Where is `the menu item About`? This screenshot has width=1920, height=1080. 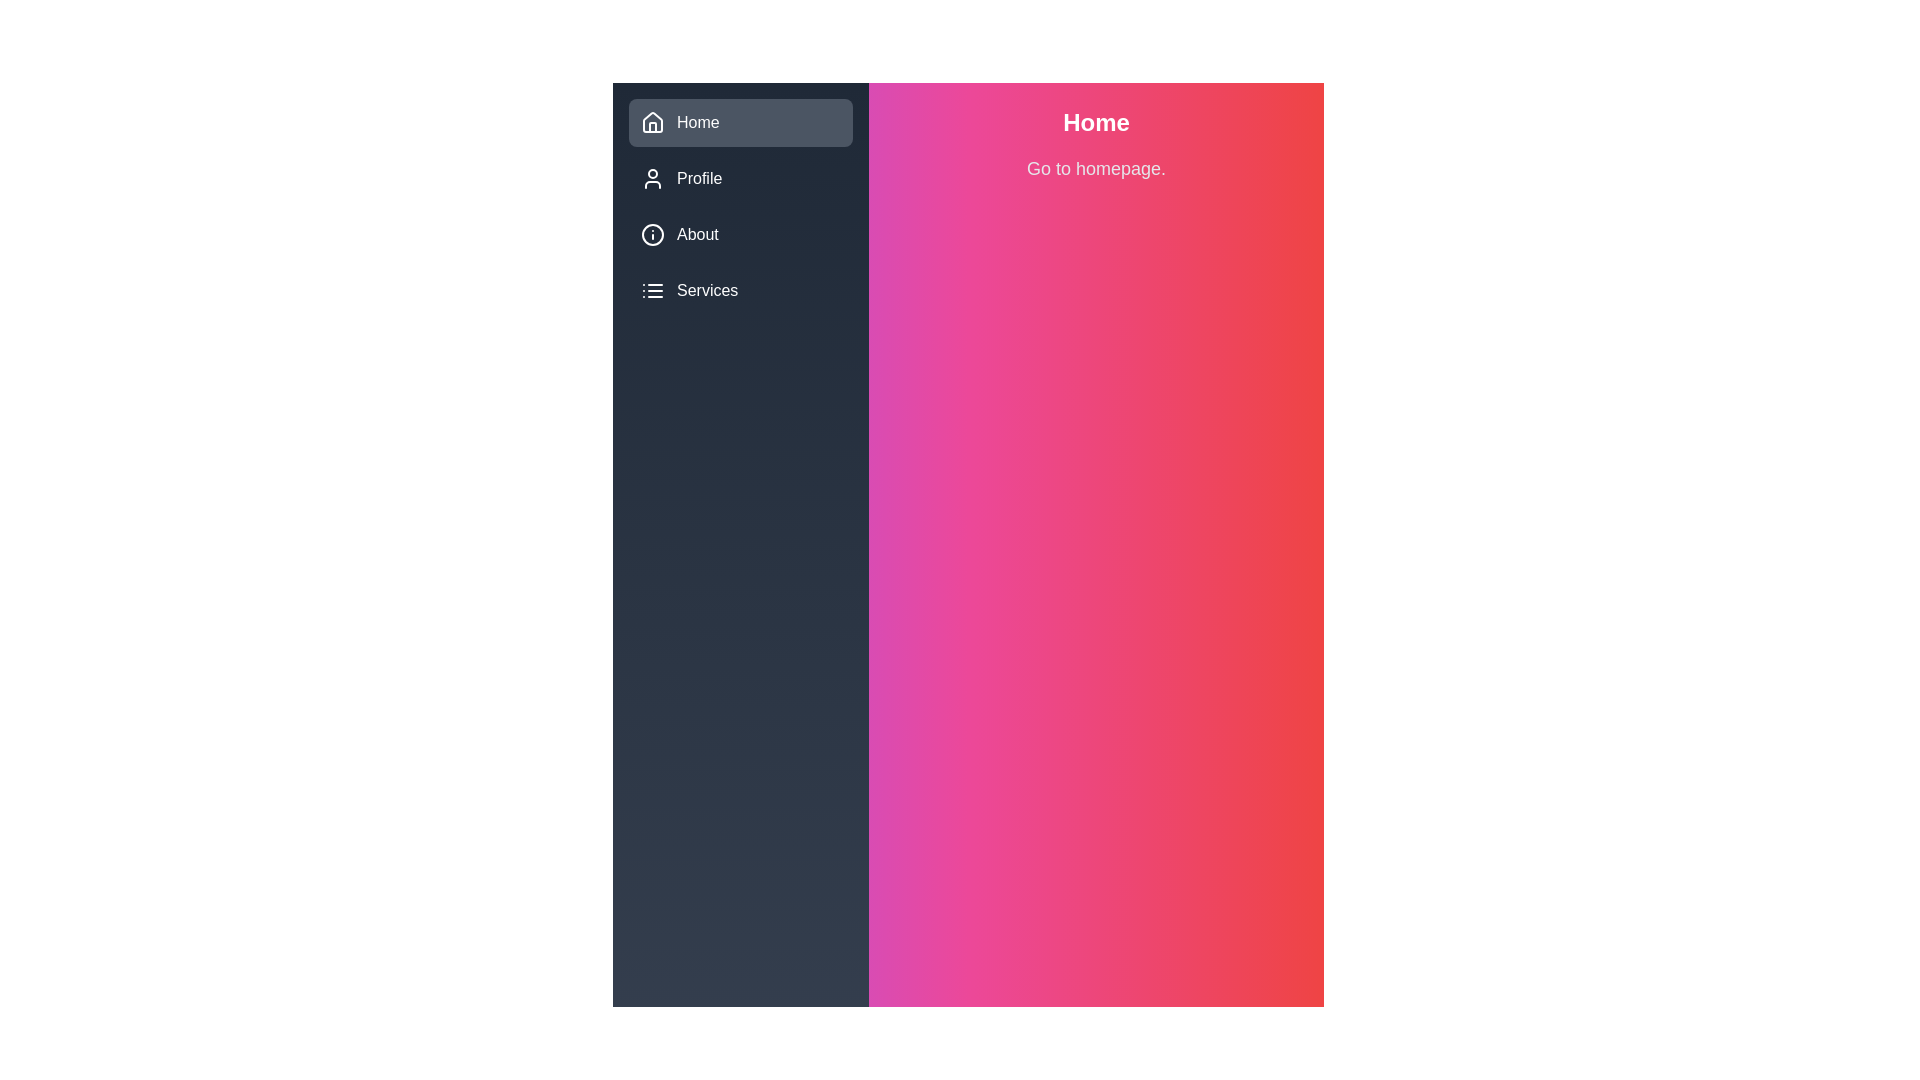 the menu item About is located at coordinates (739, 234).